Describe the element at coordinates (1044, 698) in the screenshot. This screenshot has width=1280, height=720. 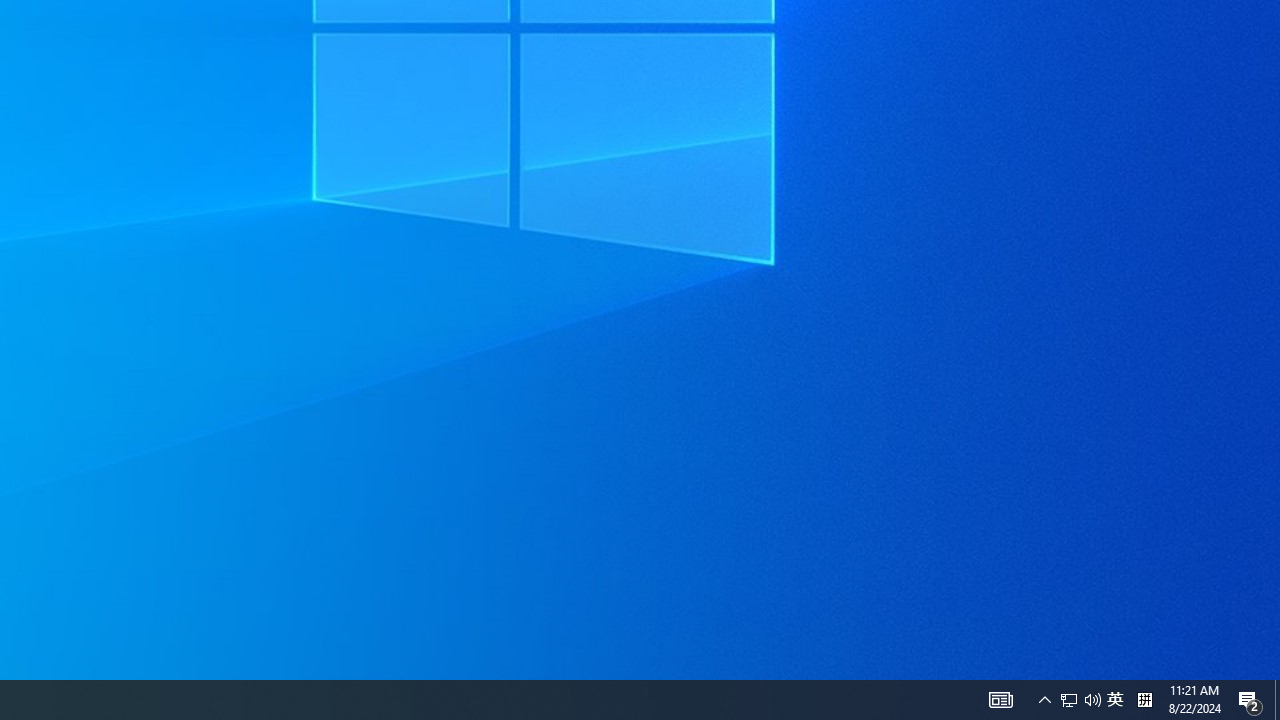
I see `'Notification Chevron'` at that location.